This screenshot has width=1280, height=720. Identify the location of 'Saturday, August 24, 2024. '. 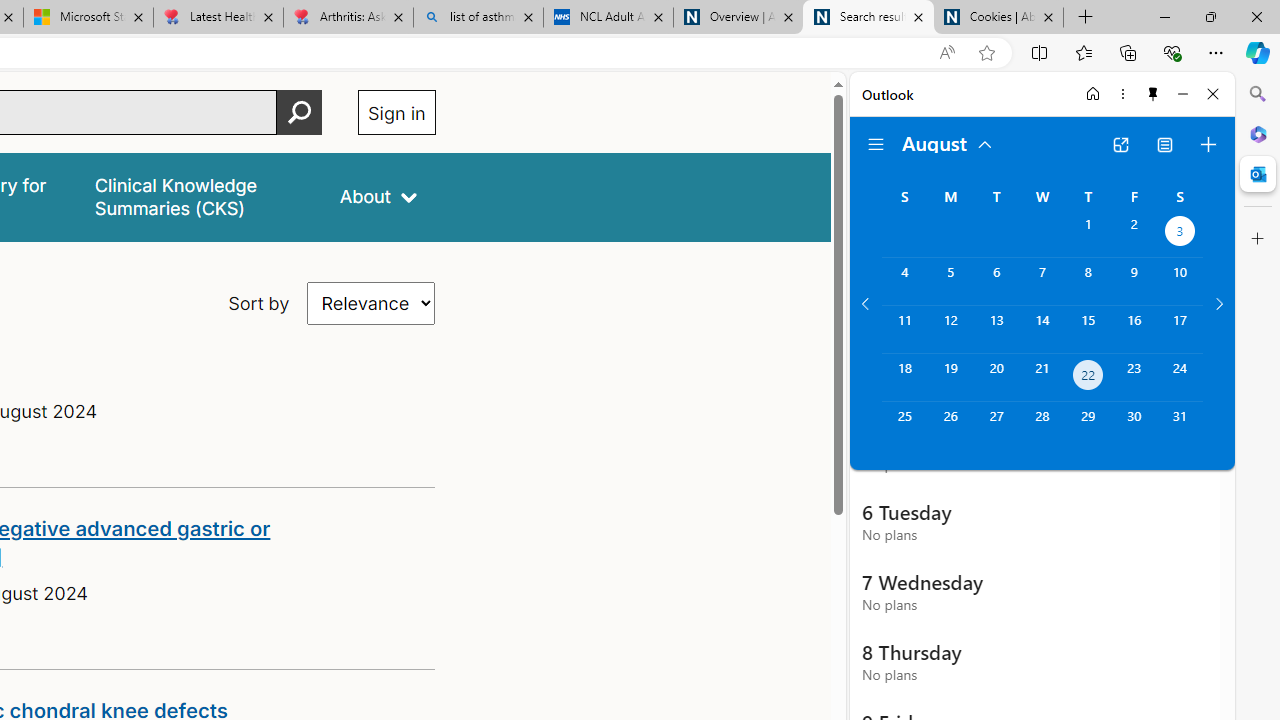
(1180, 377).